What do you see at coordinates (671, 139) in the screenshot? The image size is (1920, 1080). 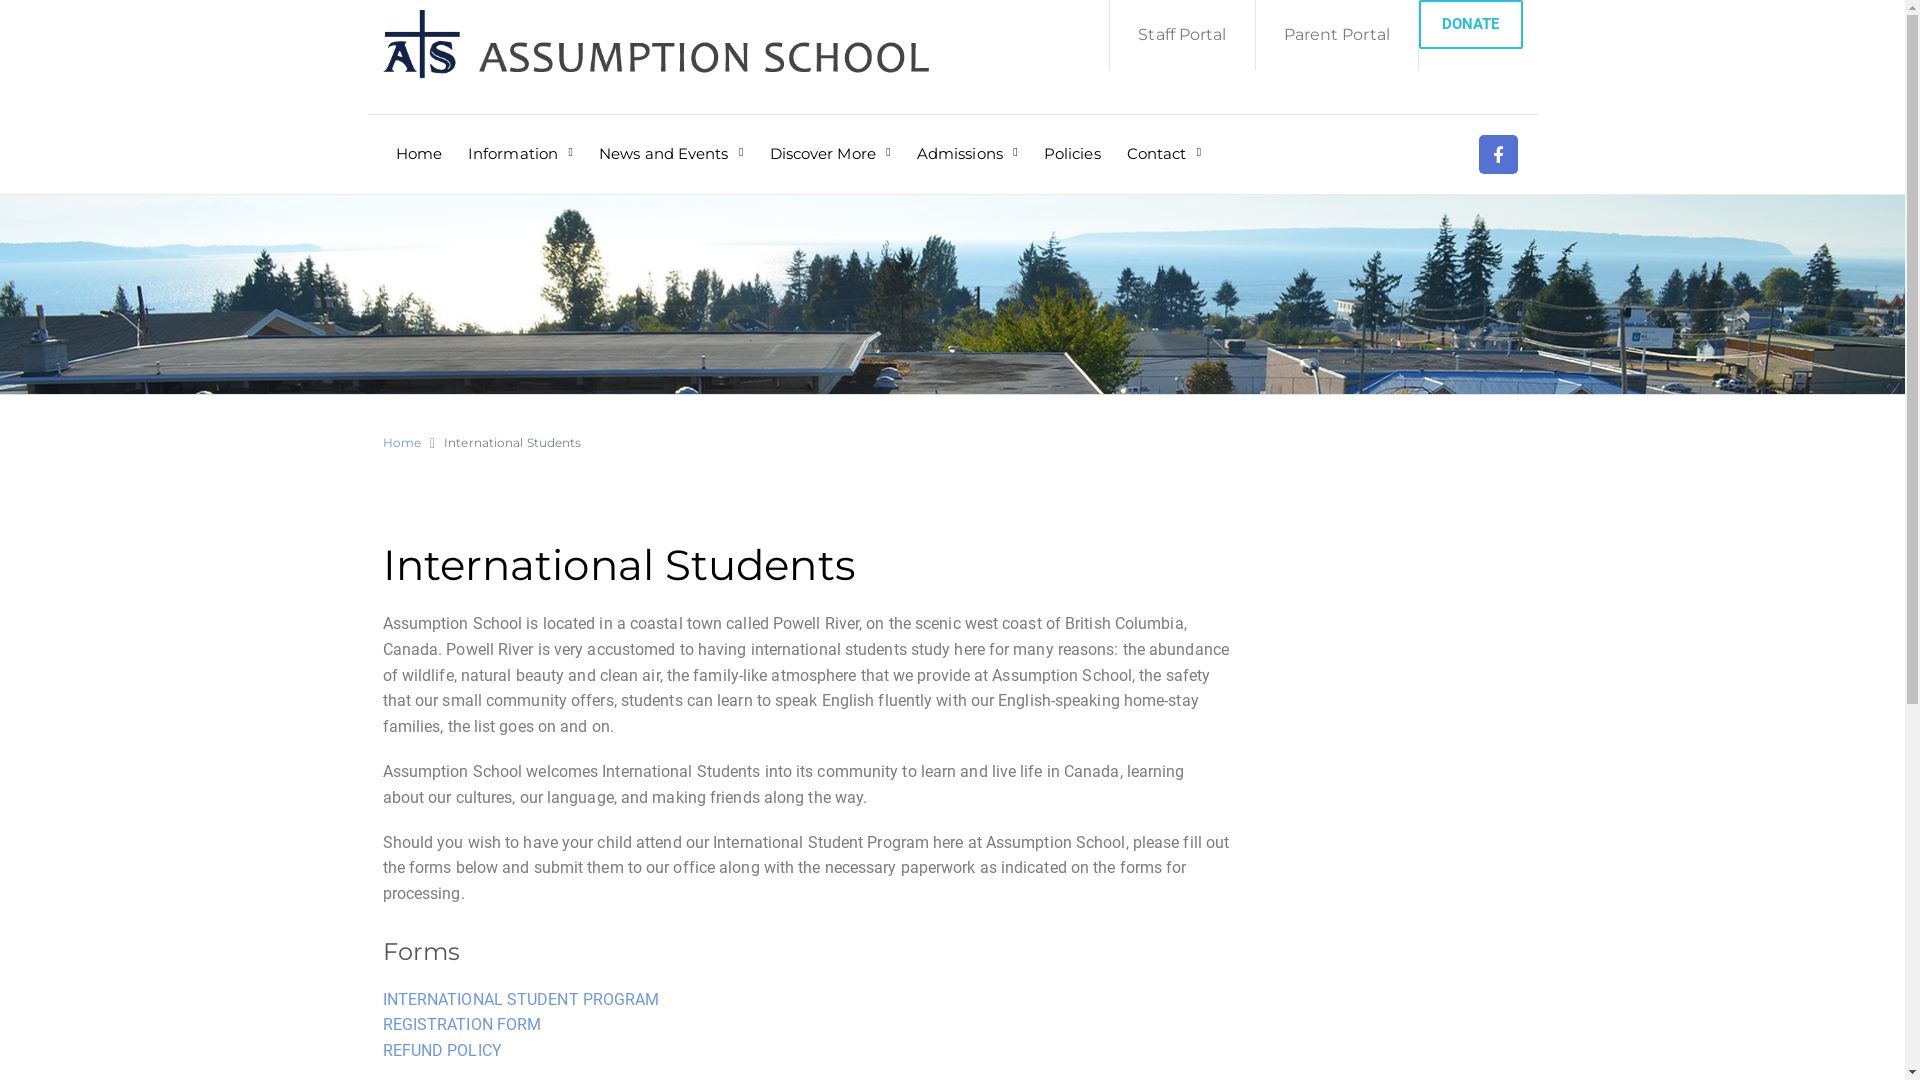 I see `'News and Events'` at bounding box center [671, 139].